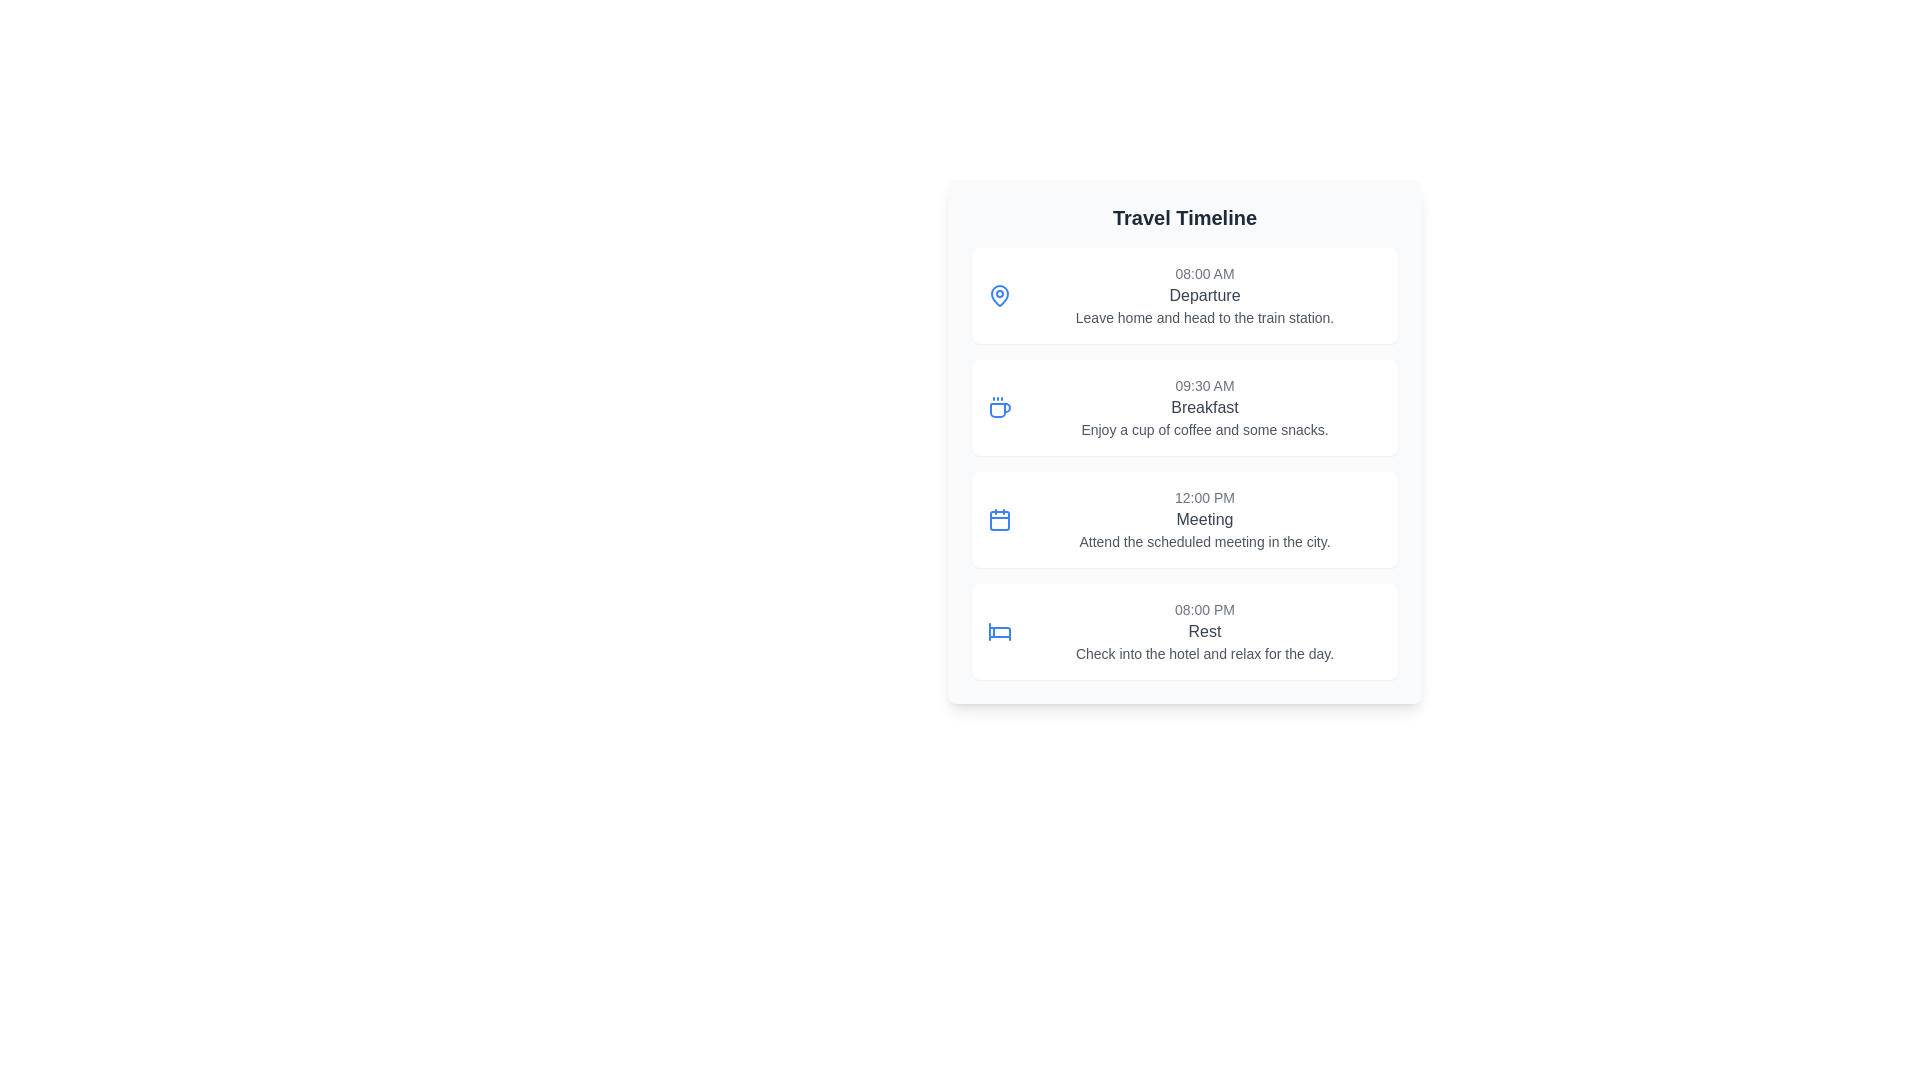  What do you see at coordinates (1203, 316) in the screenshot?
I see `supplementary text line that states 'Leave home and head to the train station.' located below the heading 'Departure' and the timestamp '08:00 AM'` at bounding box center [1203, 316].